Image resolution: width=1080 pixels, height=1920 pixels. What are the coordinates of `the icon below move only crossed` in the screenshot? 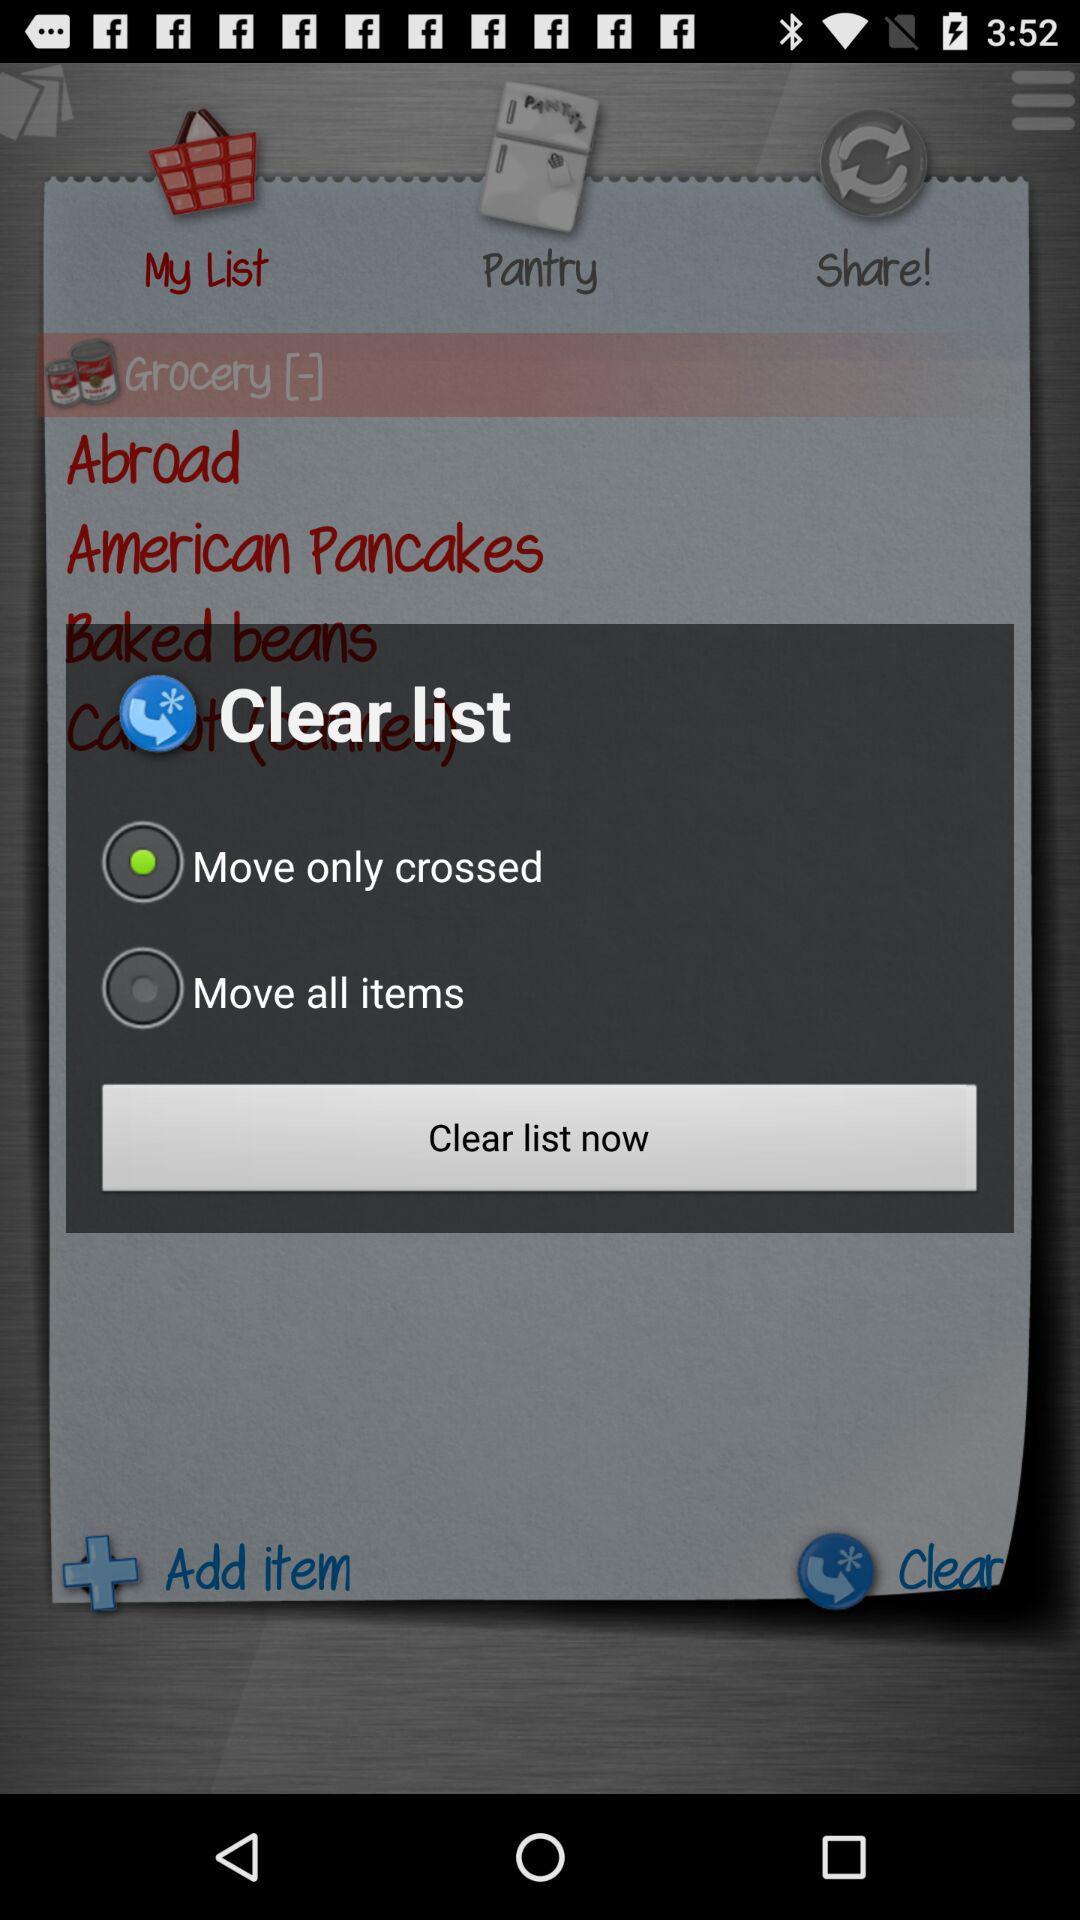 It's located at (278, 991).